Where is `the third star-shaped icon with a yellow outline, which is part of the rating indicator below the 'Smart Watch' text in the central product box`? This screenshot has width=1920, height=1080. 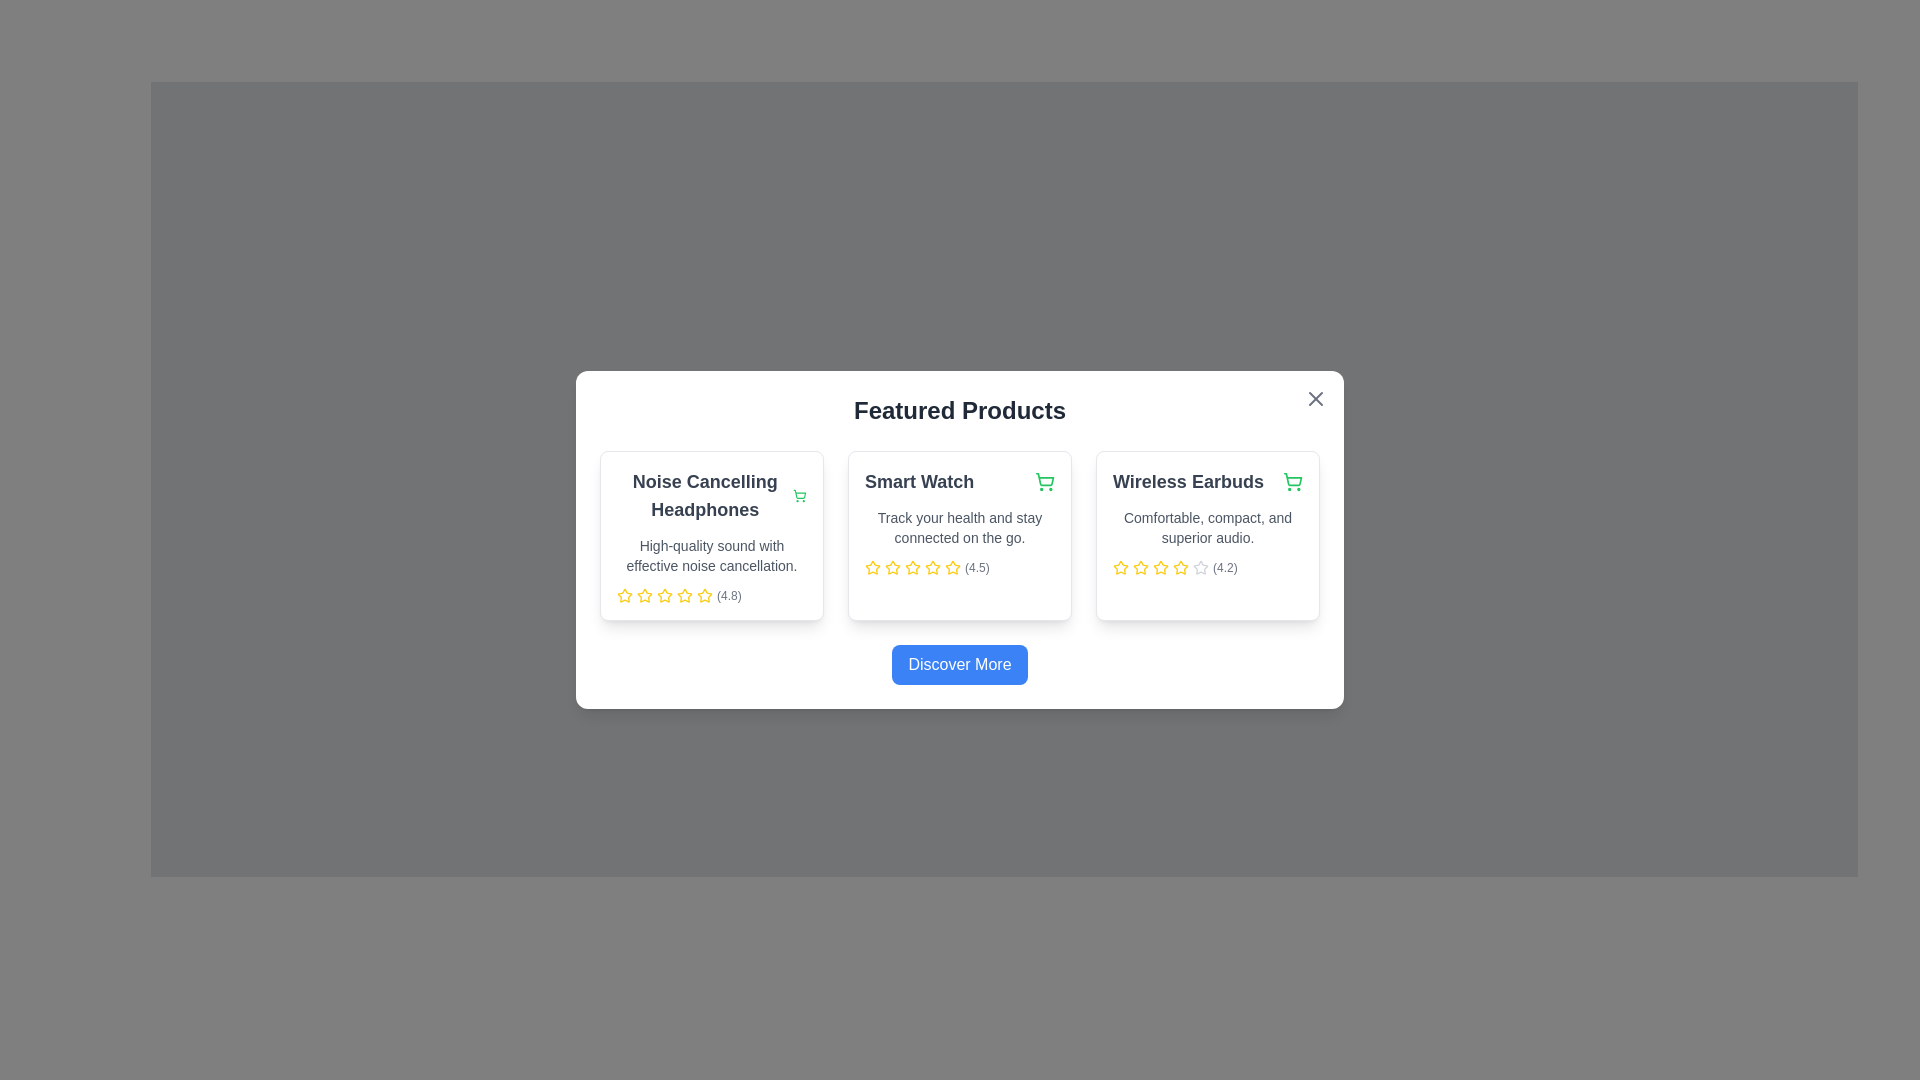
the third star-shaped icon with a yellow outline, which is part of the rating indicator below the 'Smart Watch' text in the central product box is located at coordinates (952, 567).